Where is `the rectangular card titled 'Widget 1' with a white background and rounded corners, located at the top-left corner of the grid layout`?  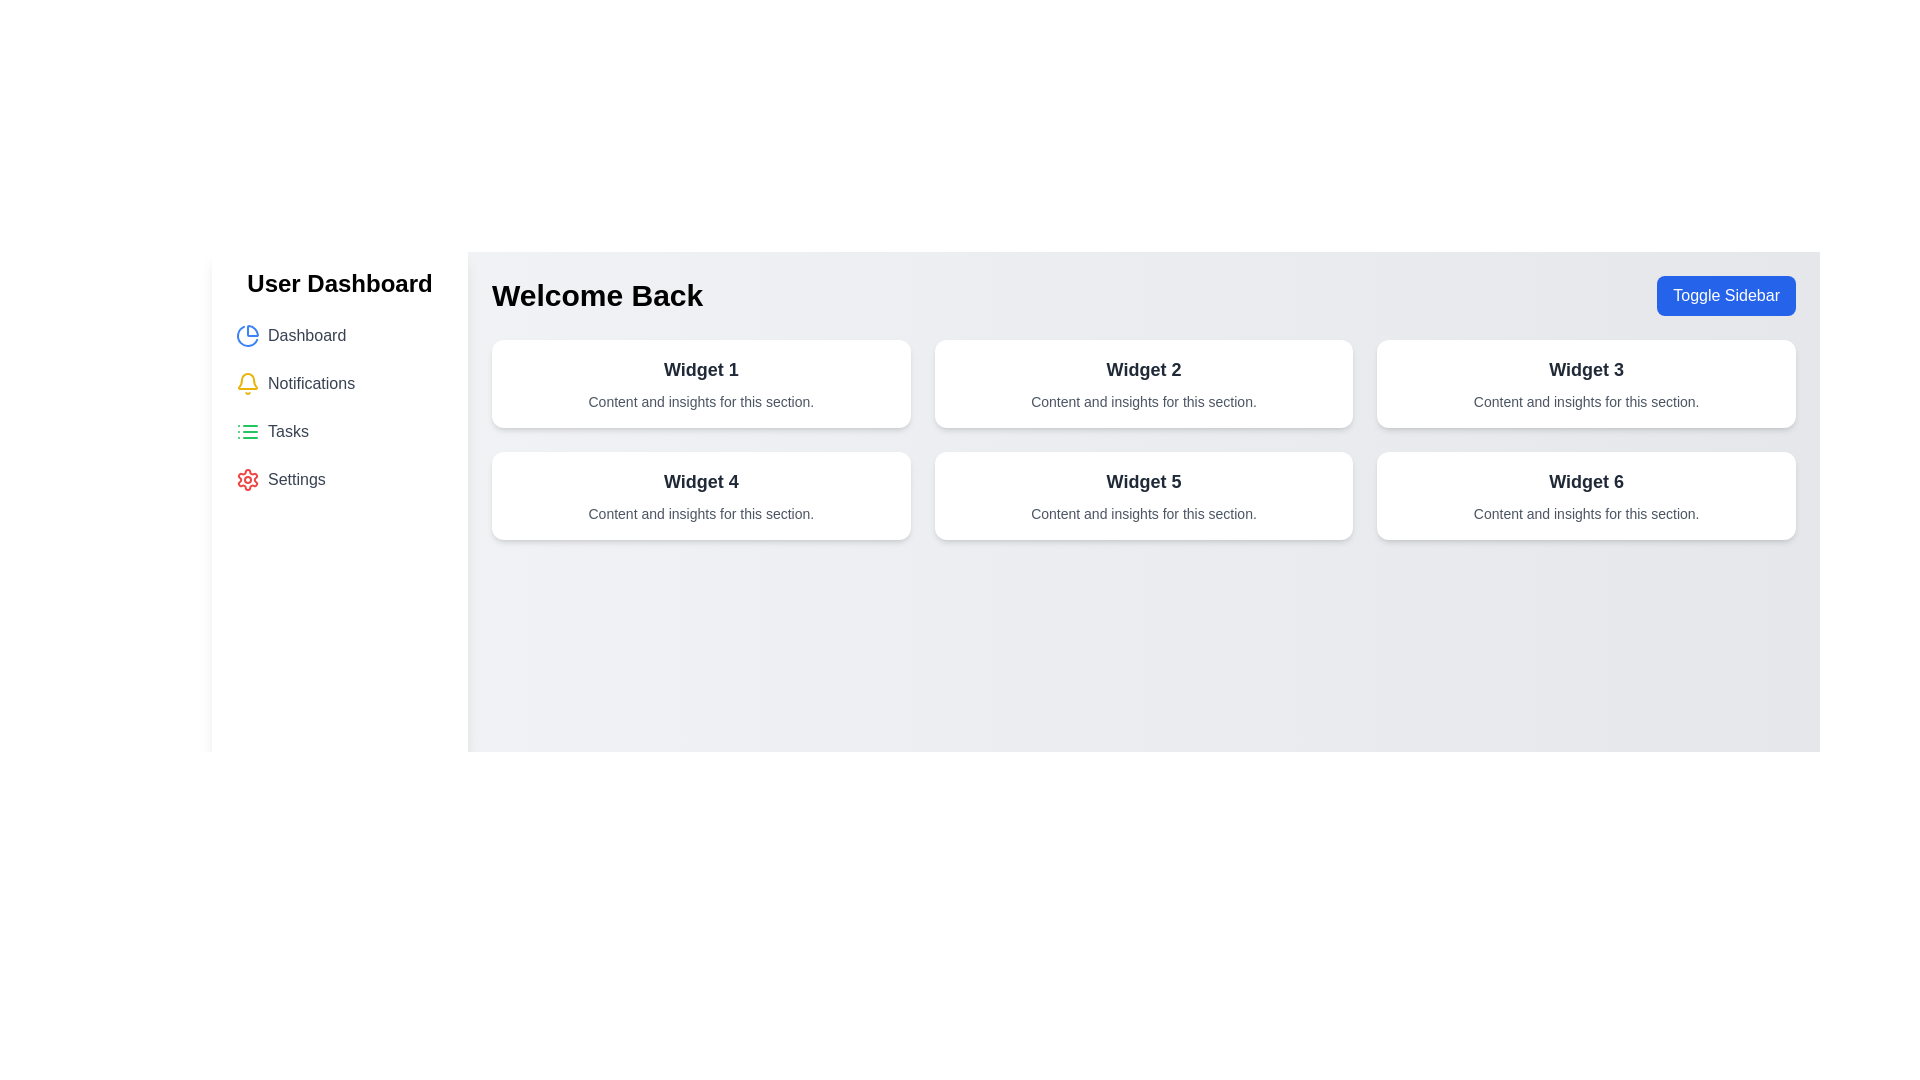
the rectangular card titled 'Widget 1' with a white background and rounded corners, located at the top-left corner of the grid layout is located at coordinates (701, 384).